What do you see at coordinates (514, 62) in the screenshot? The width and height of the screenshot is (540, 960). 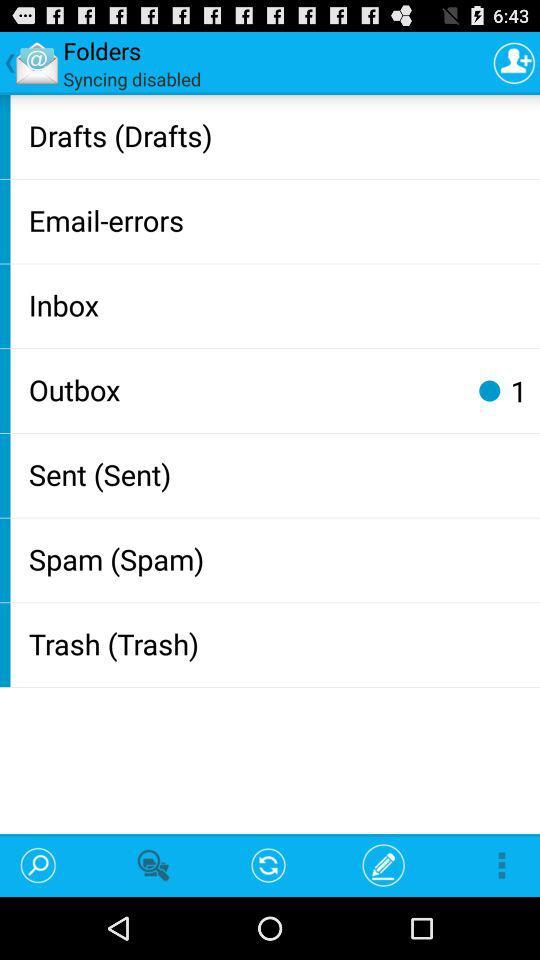 I see `account` at bounding box center [514, 62].